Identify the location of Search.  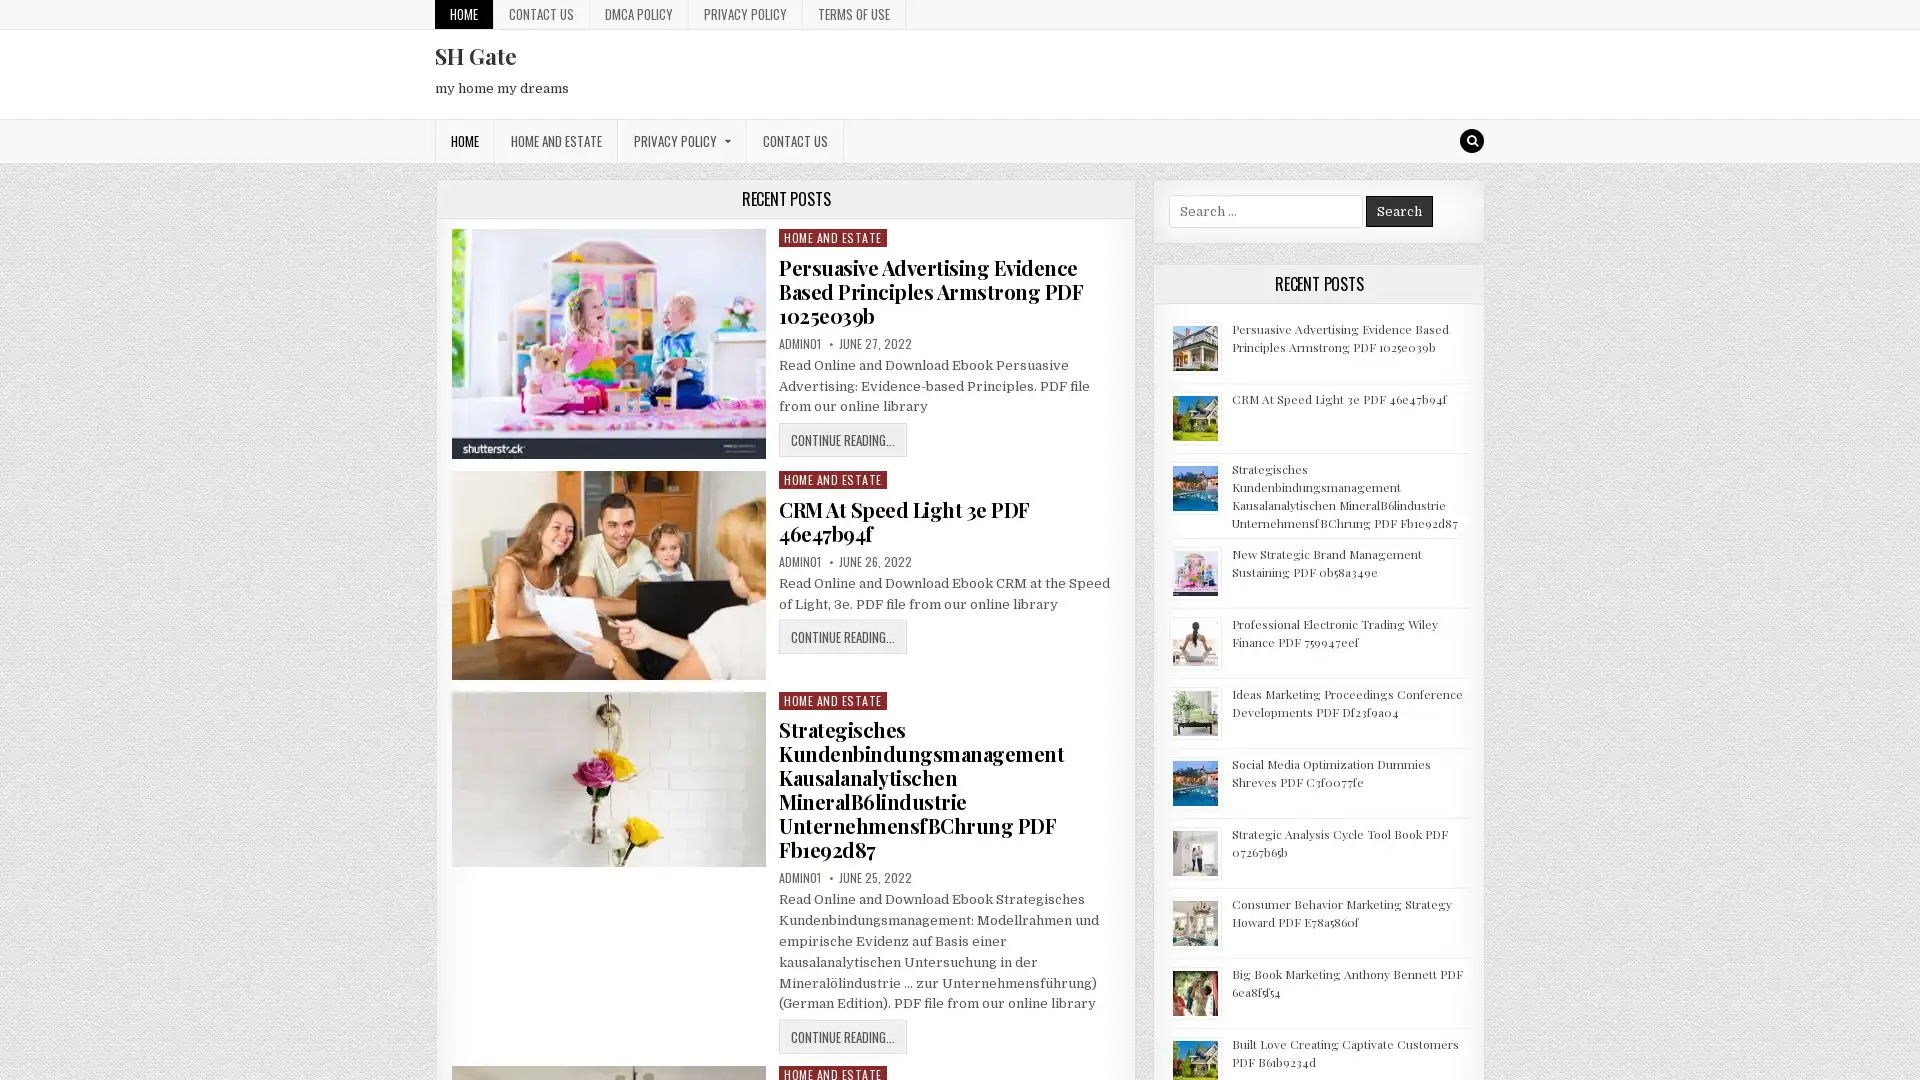
(1398, 211).